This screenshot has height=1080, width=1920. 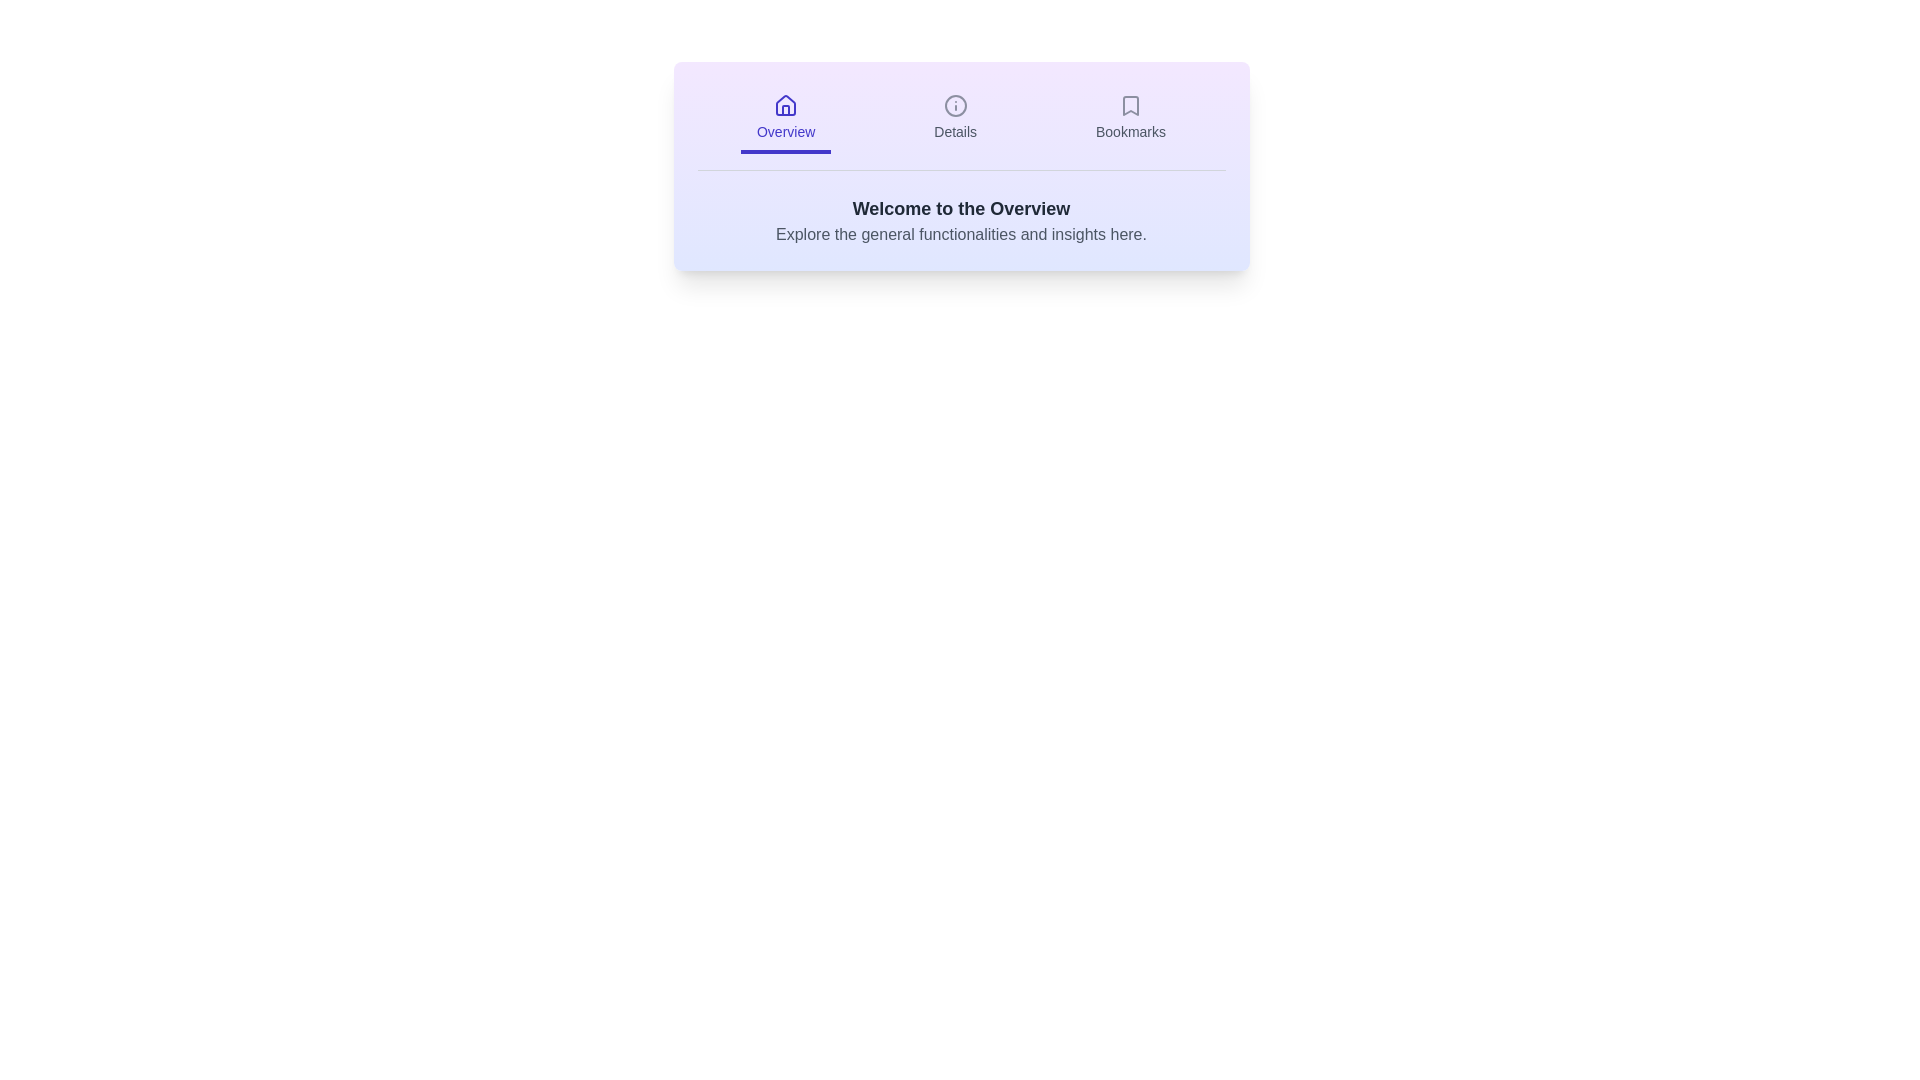 I want to click on the 'Details' icon in the navigation menu, so click(x=954, y=105).